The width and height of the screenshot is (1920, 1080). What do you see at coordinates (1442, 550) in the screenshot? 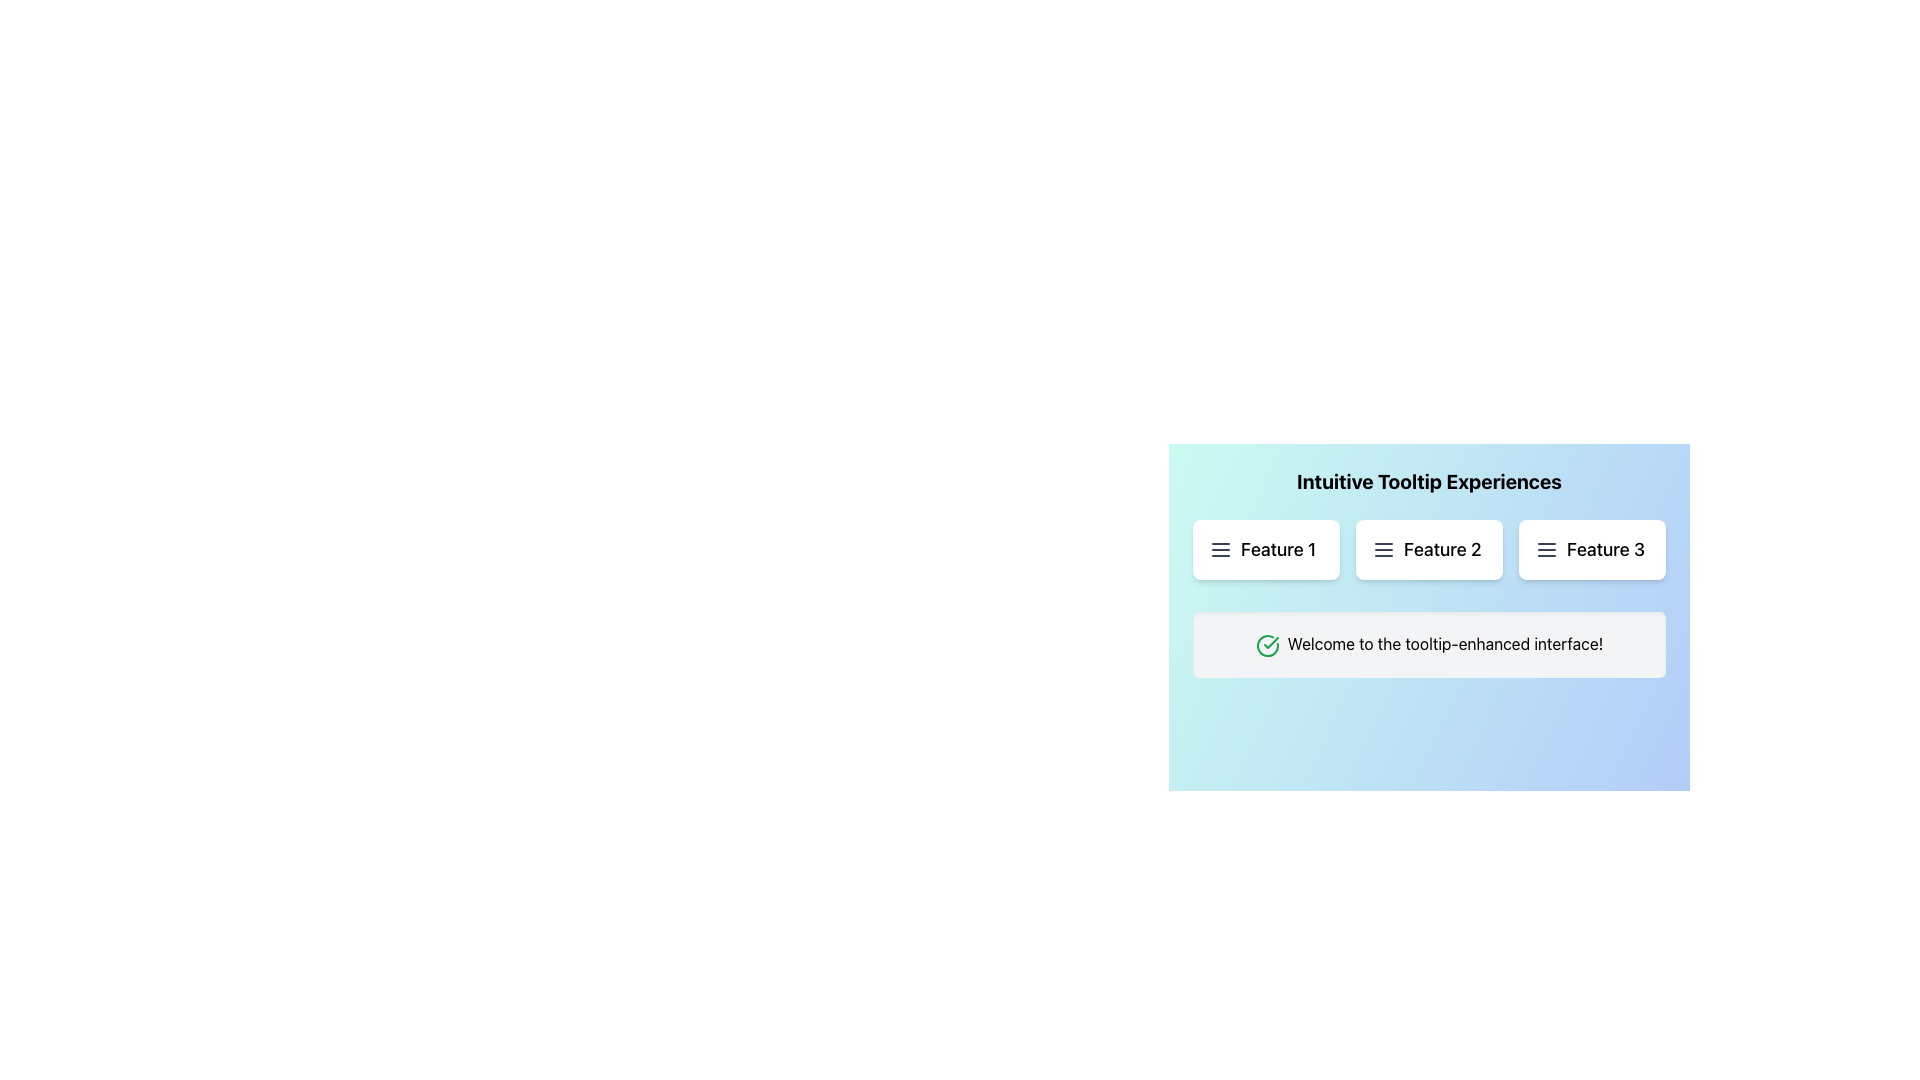
I see `the 'Feature 2' text label within its button` at bounding box center [1442, 550].